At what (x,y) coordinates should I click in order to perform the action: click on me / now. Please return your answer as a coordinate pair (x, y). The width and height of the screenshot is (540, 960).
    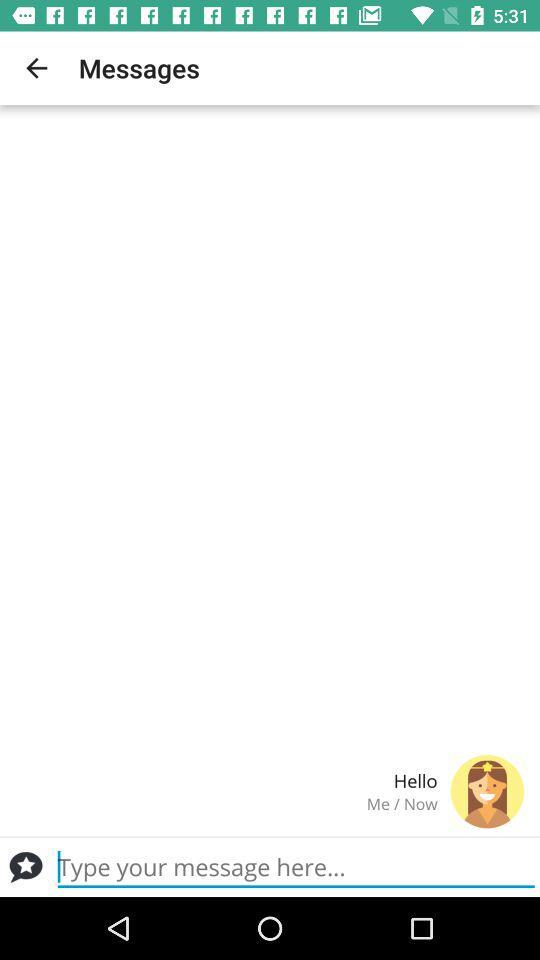
    Looking at the image, I should click on (225, 803).